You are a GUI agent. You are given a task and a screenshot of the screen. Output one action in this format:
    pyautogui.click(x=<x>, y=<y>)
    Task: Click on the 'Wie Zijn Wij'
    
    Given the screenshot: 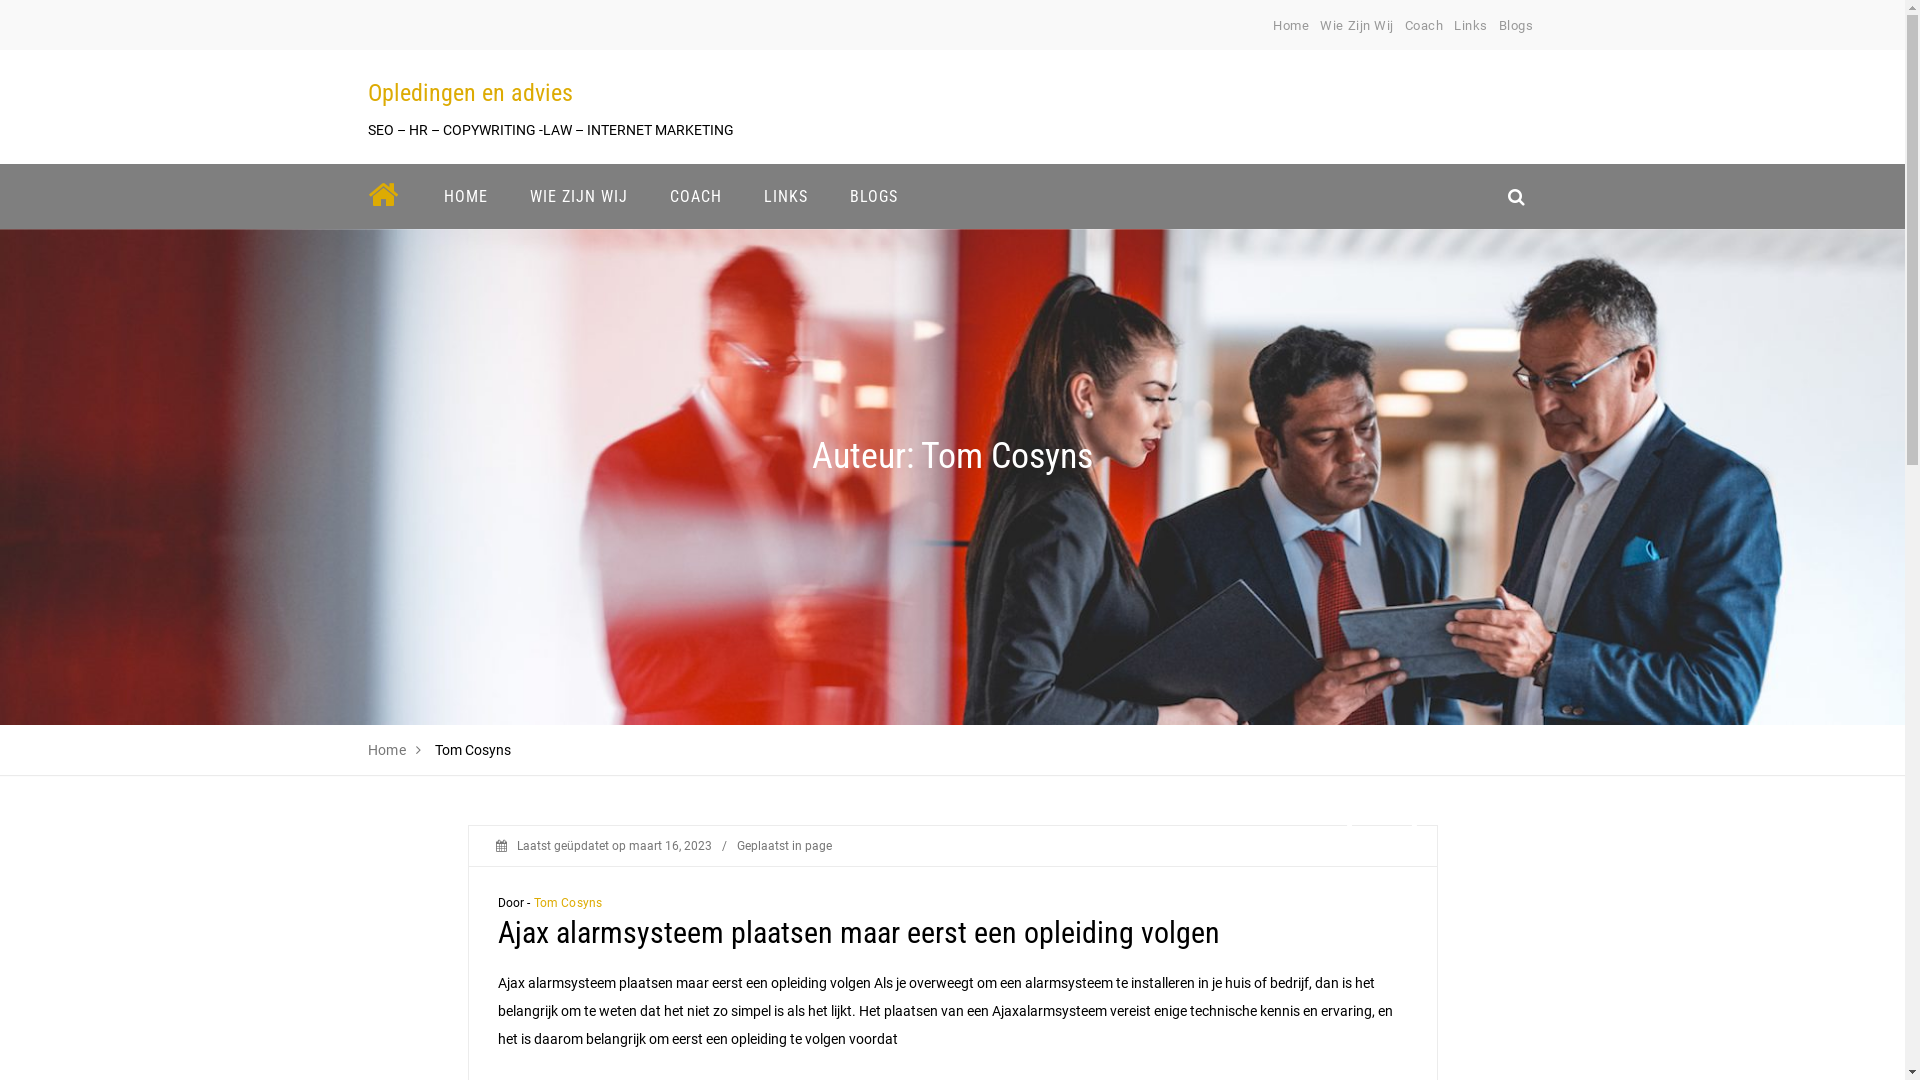 What is the action you would take?
    pyautogui.click(x=1356, y=25)
    